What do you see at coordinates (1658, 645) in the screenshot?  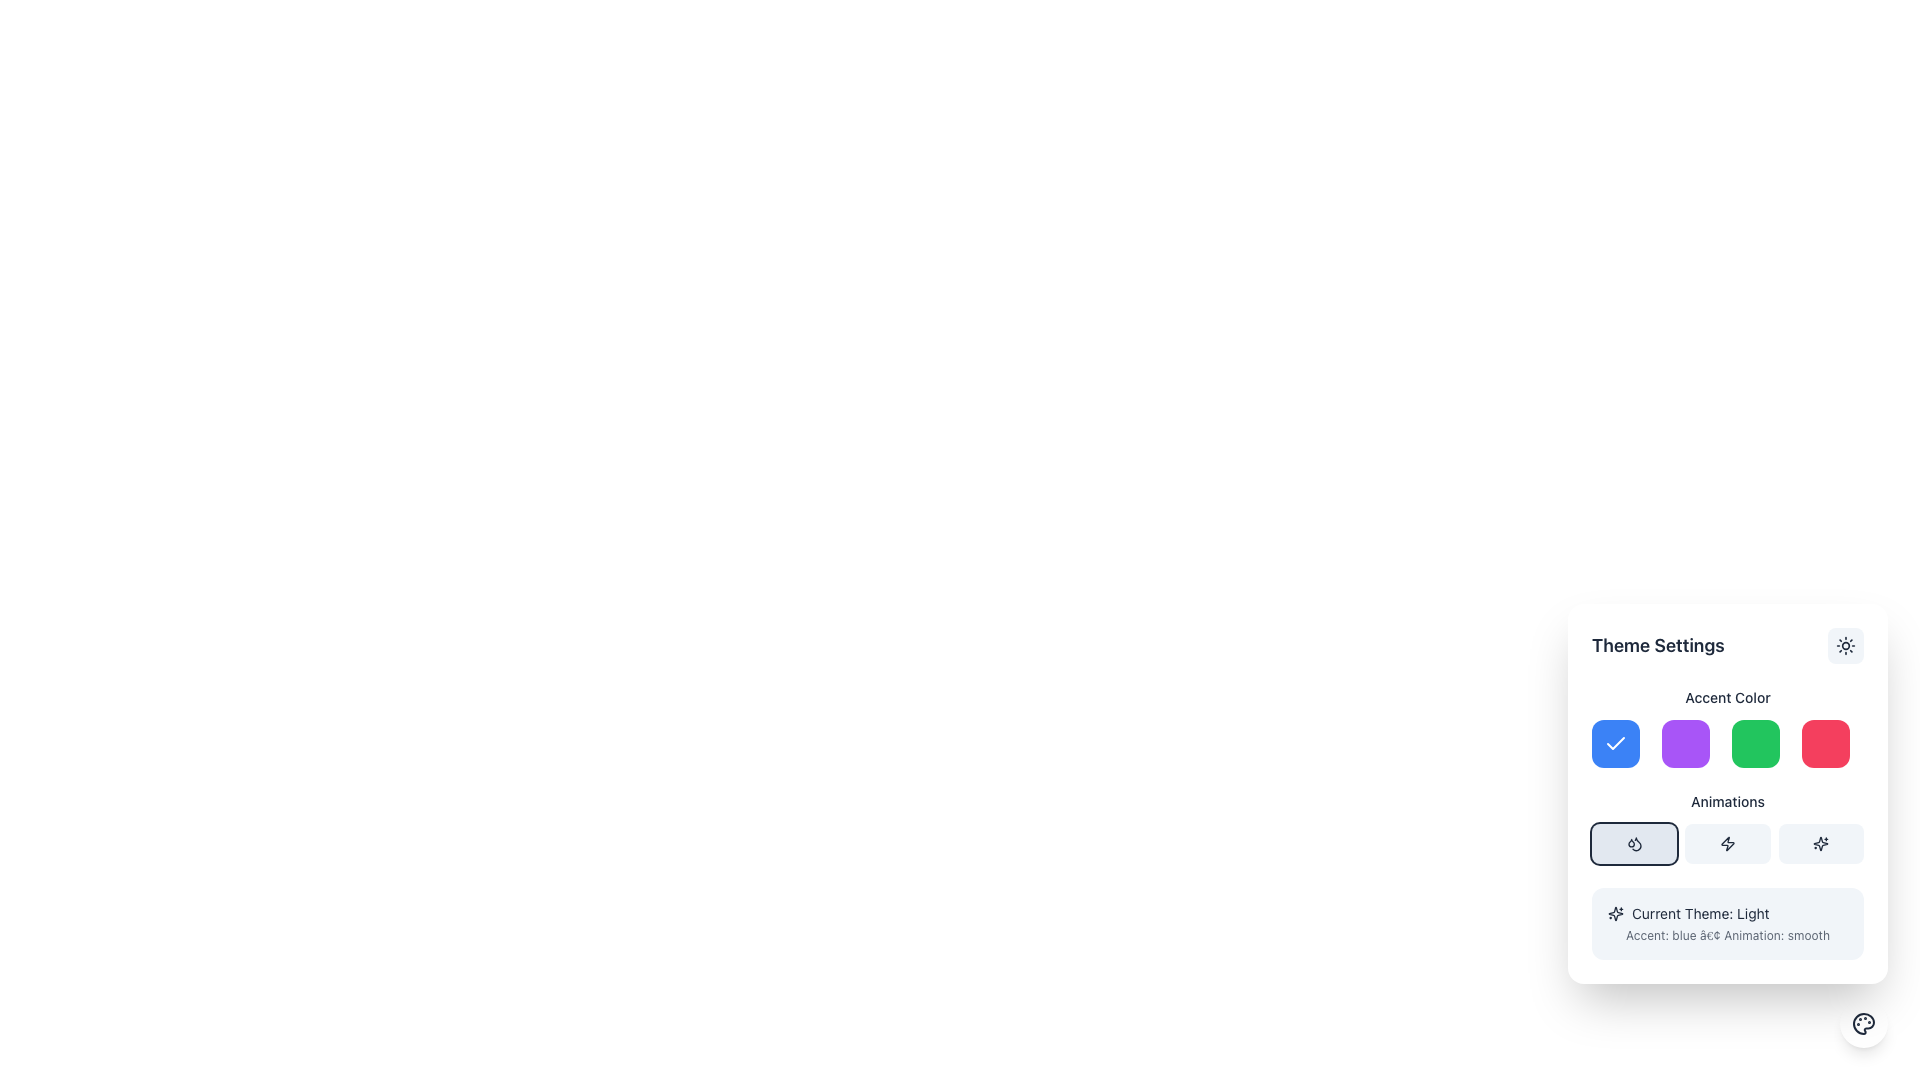 I see `the heading element that indicates 'Theme Settings' in the top-left section of the settings panel` at bounding box center [1658, 645].